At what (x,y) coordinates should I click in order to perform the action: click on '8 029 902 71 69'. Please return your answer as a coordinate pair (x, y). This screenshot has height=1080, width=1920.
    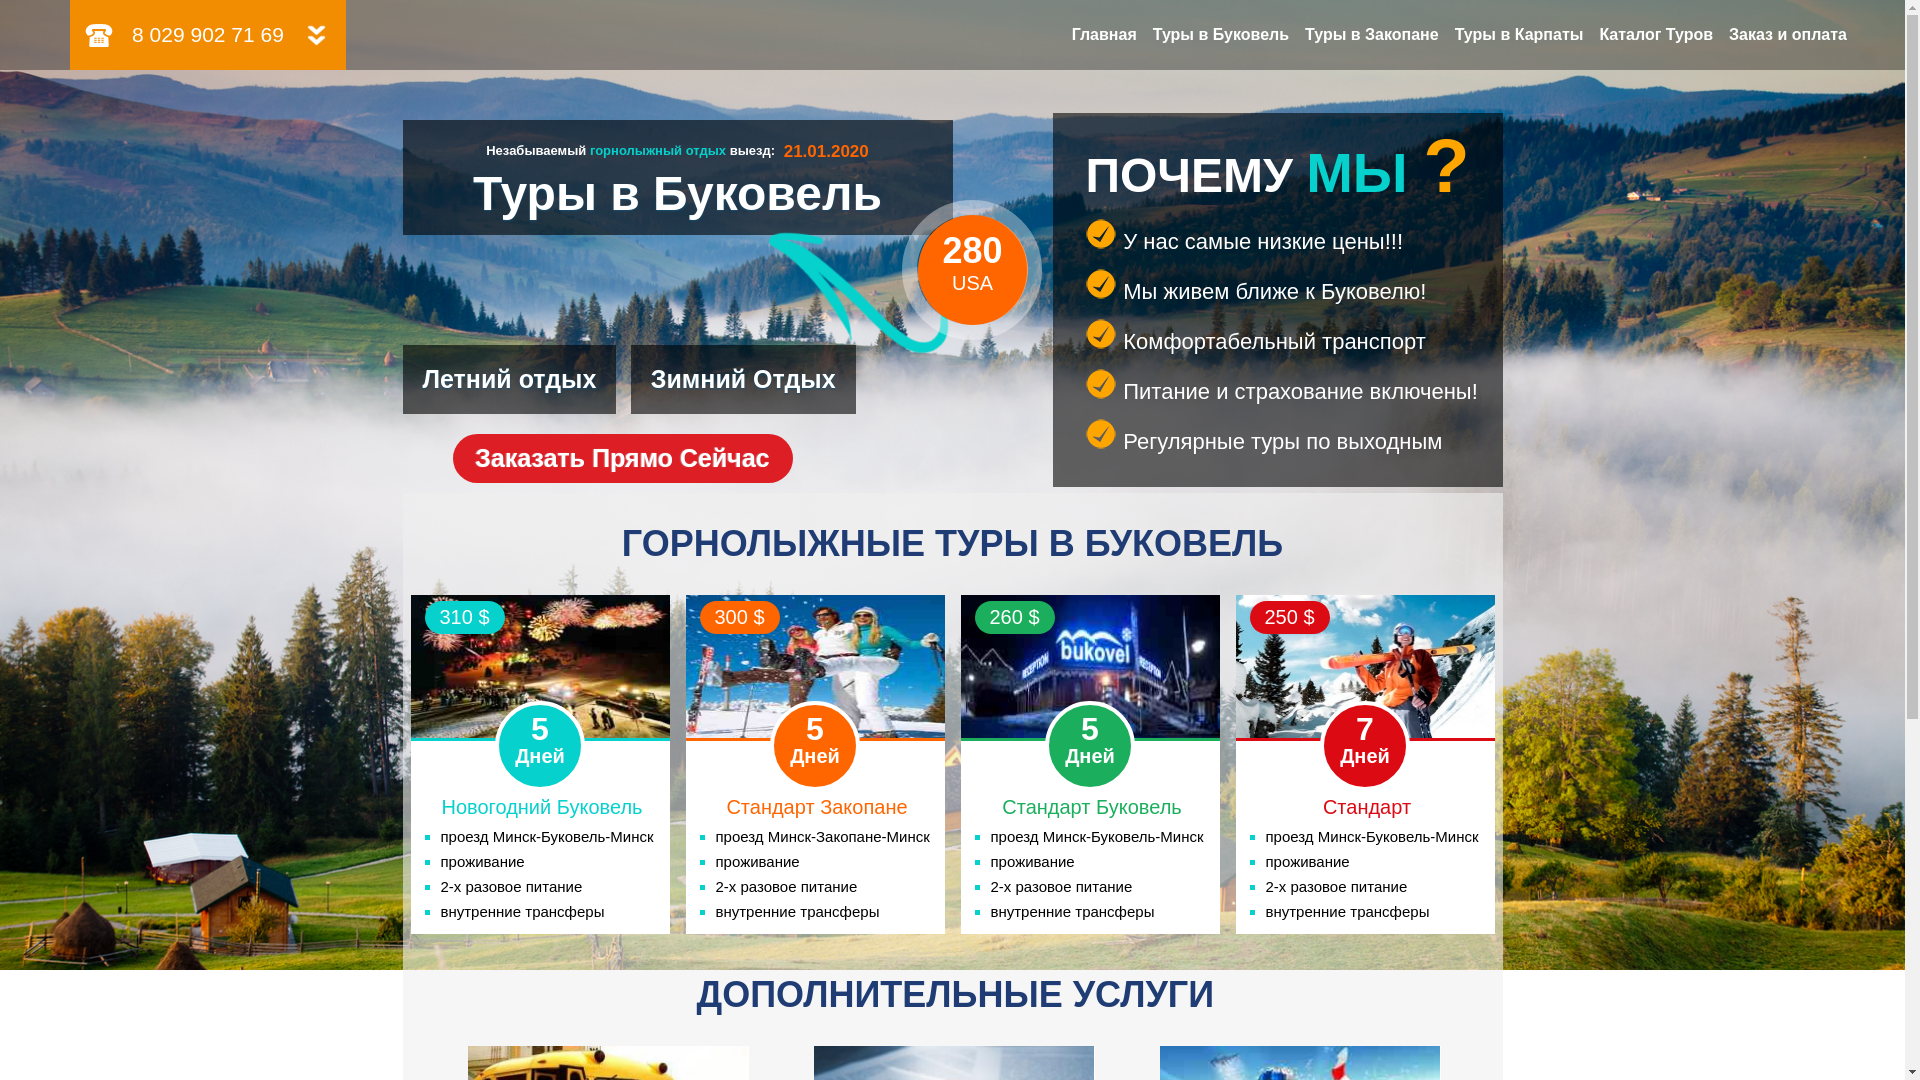
    Looking at the image, I should click on (207, 34).